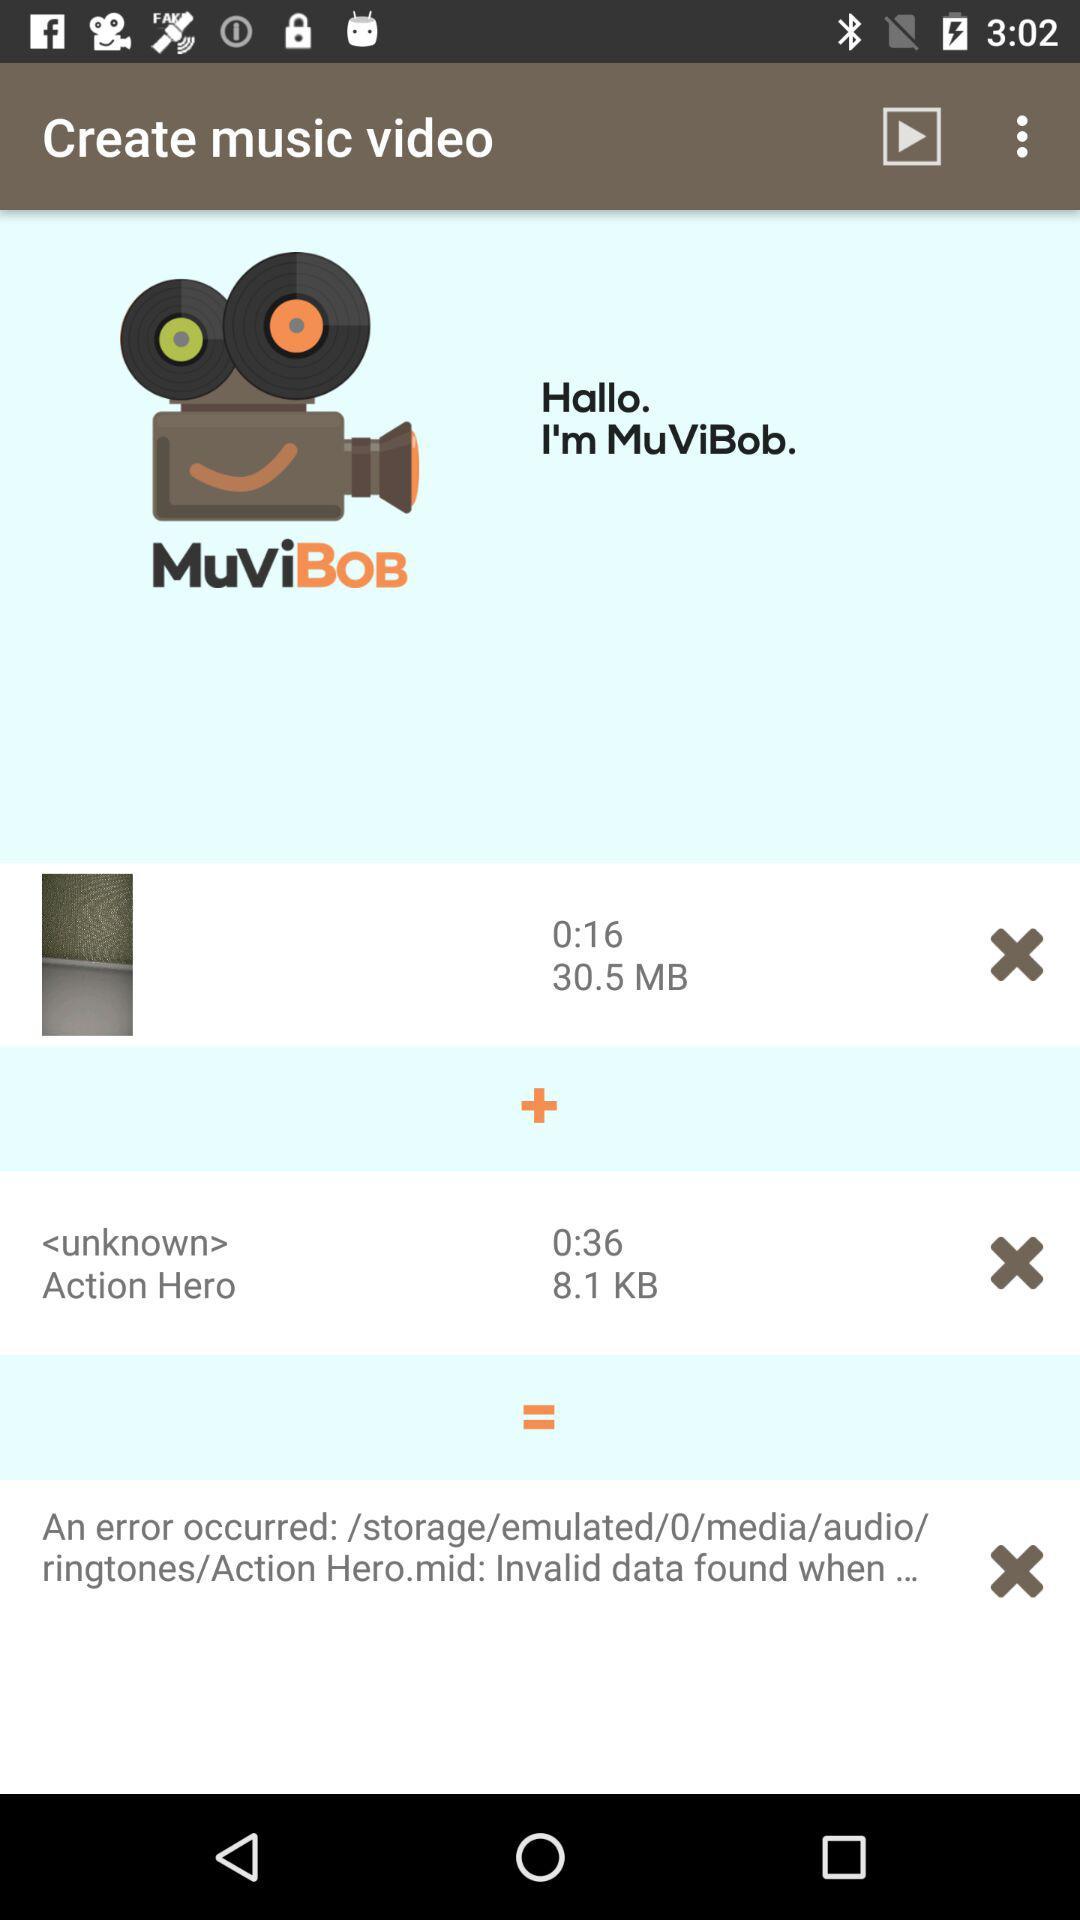  I want to click on the item to the right of an error occurred, so click(1017, 1570).